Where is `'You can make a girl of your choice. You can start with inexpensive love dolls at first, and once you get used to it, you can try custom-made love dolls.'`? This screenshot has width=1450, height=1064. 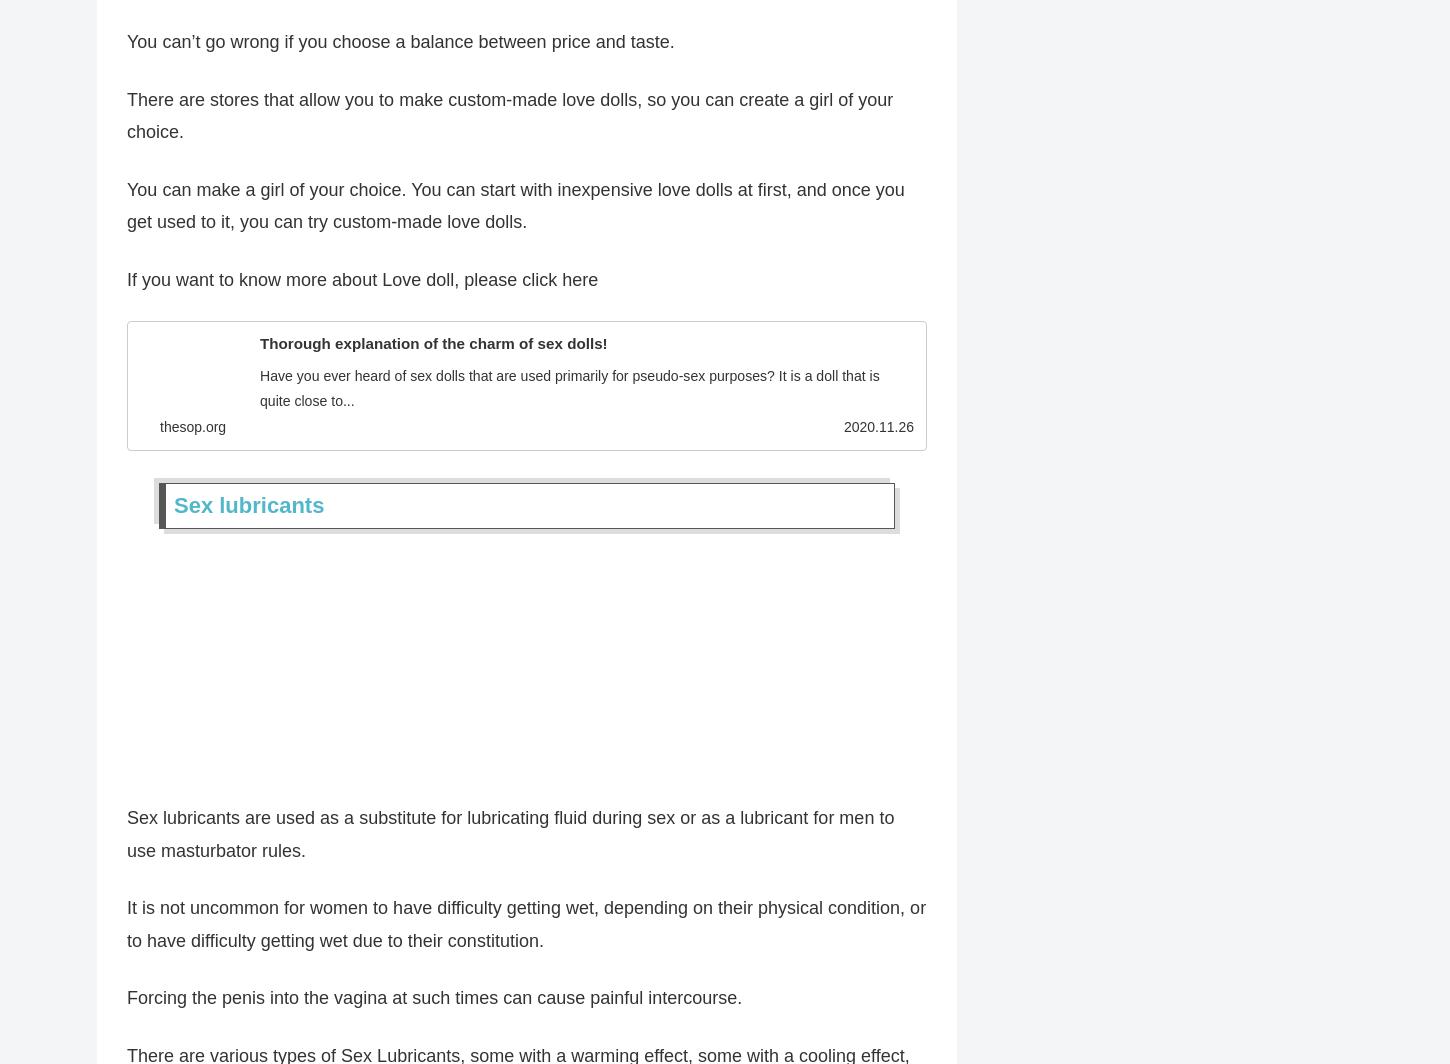
'You can make a girl of your choice. You can start with inexpensive love dolls at first, and once you get used to it, you can try custom-made love dolls.' is located at coordinates (515, 210).